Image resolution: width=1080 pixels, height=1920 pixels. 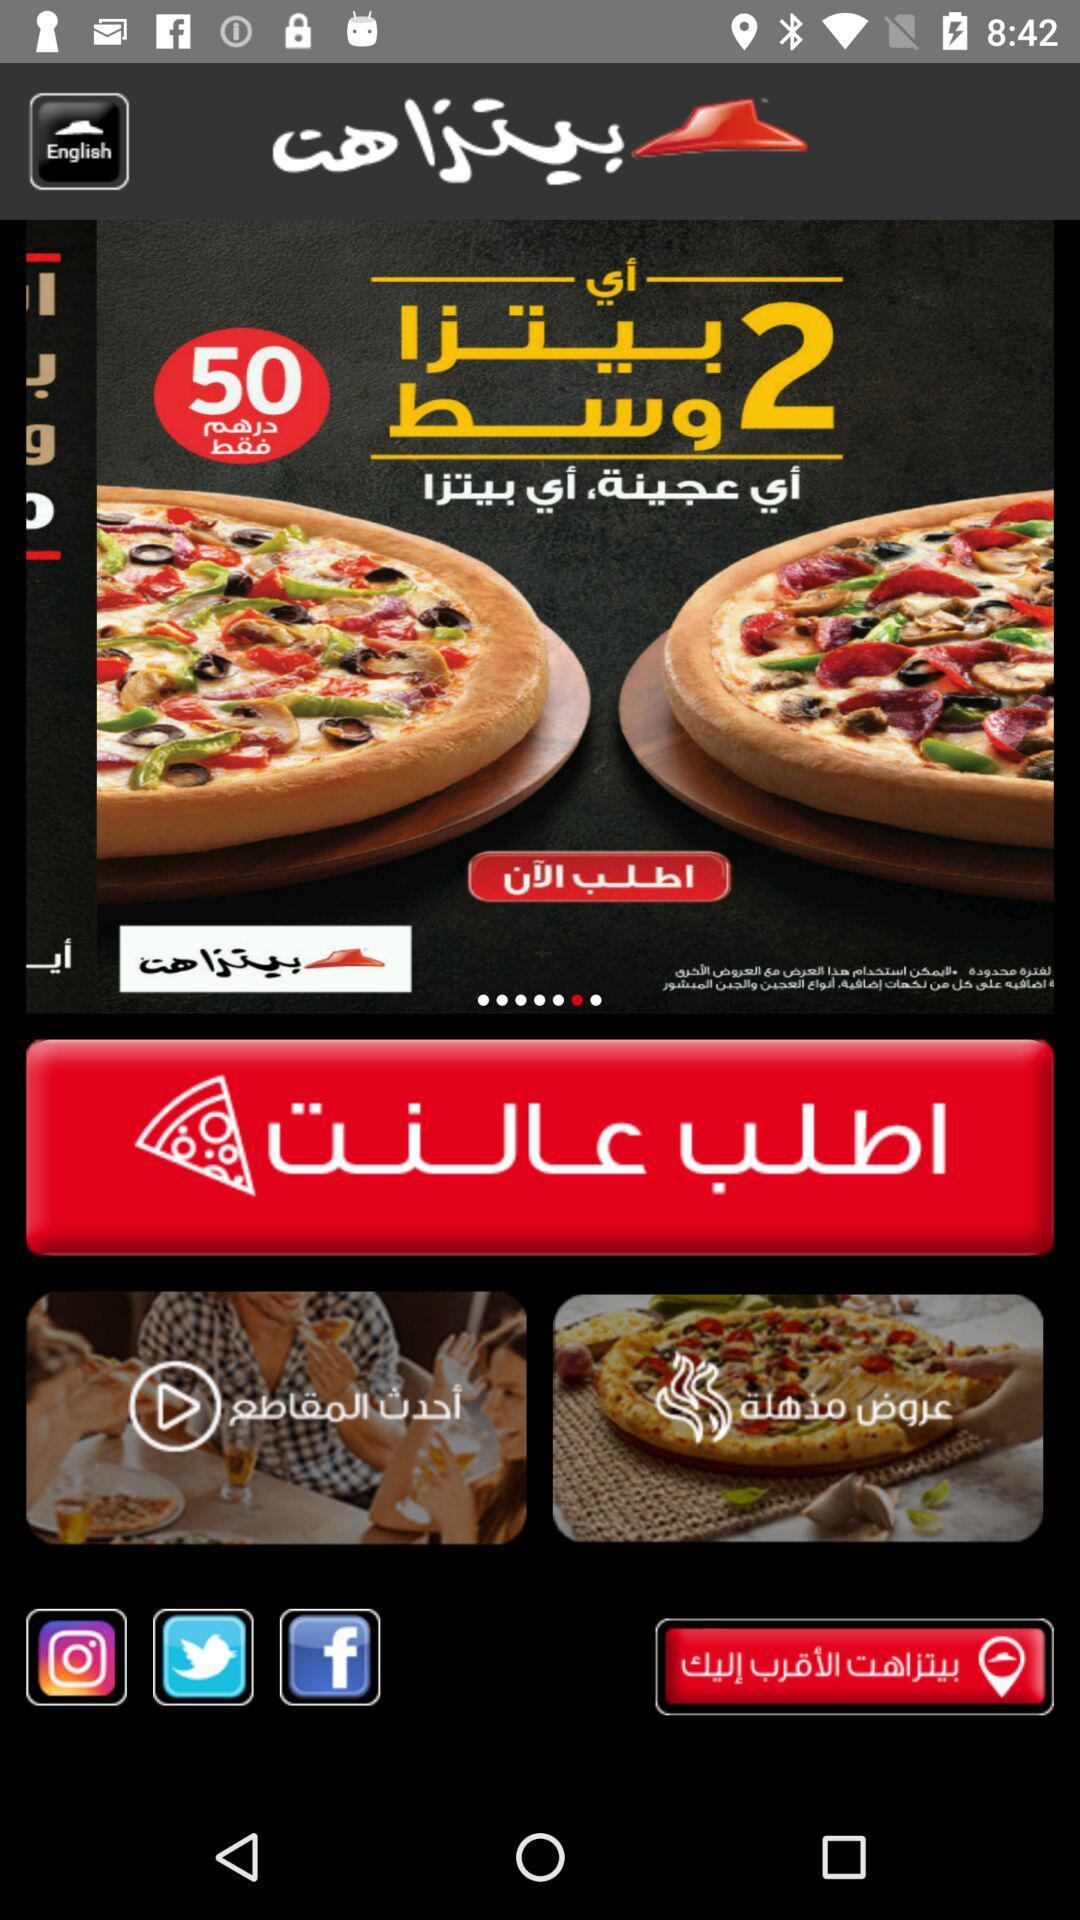 I want to click on loading, so click(x=558, y=1000).